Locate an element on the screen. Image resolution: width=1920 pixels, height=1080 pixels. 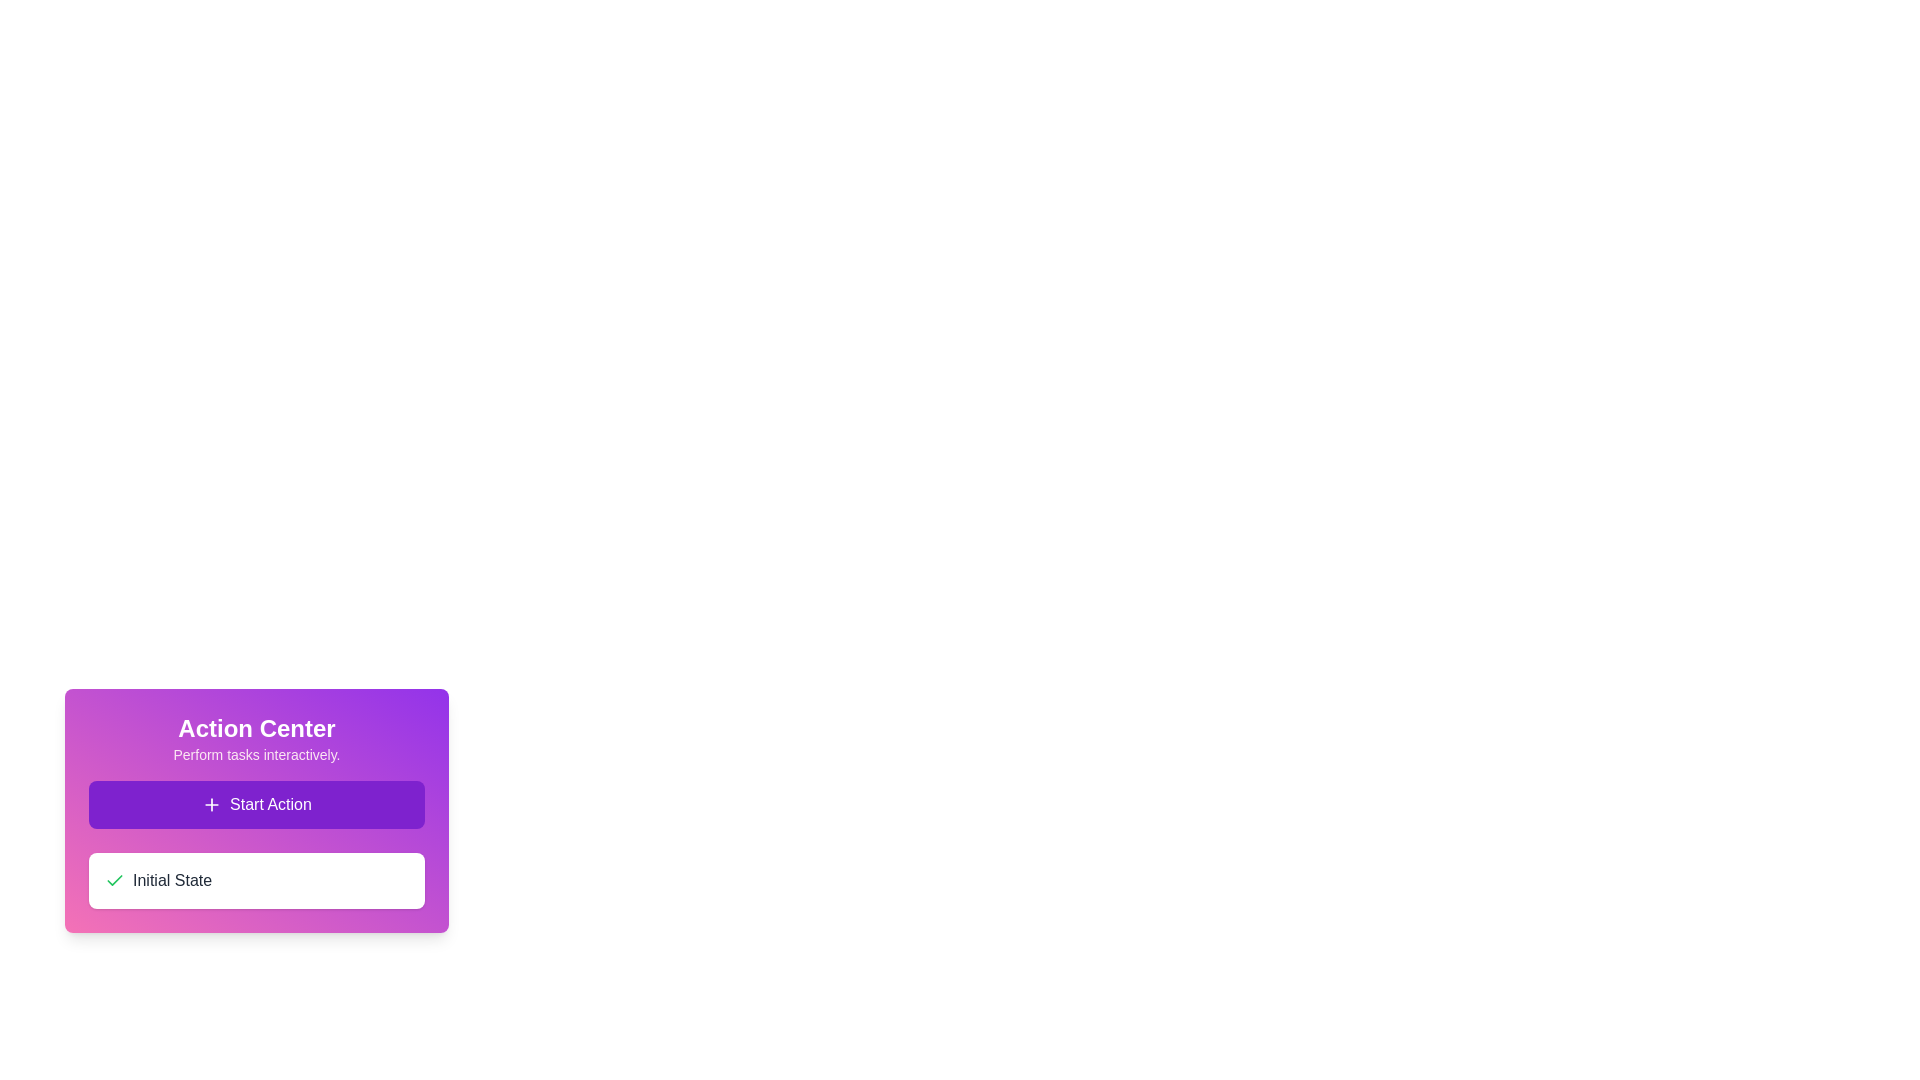
the green checkmark icon located to the left of the 'Initial State' text in the Action Center card is located at coordinates (114, 878).